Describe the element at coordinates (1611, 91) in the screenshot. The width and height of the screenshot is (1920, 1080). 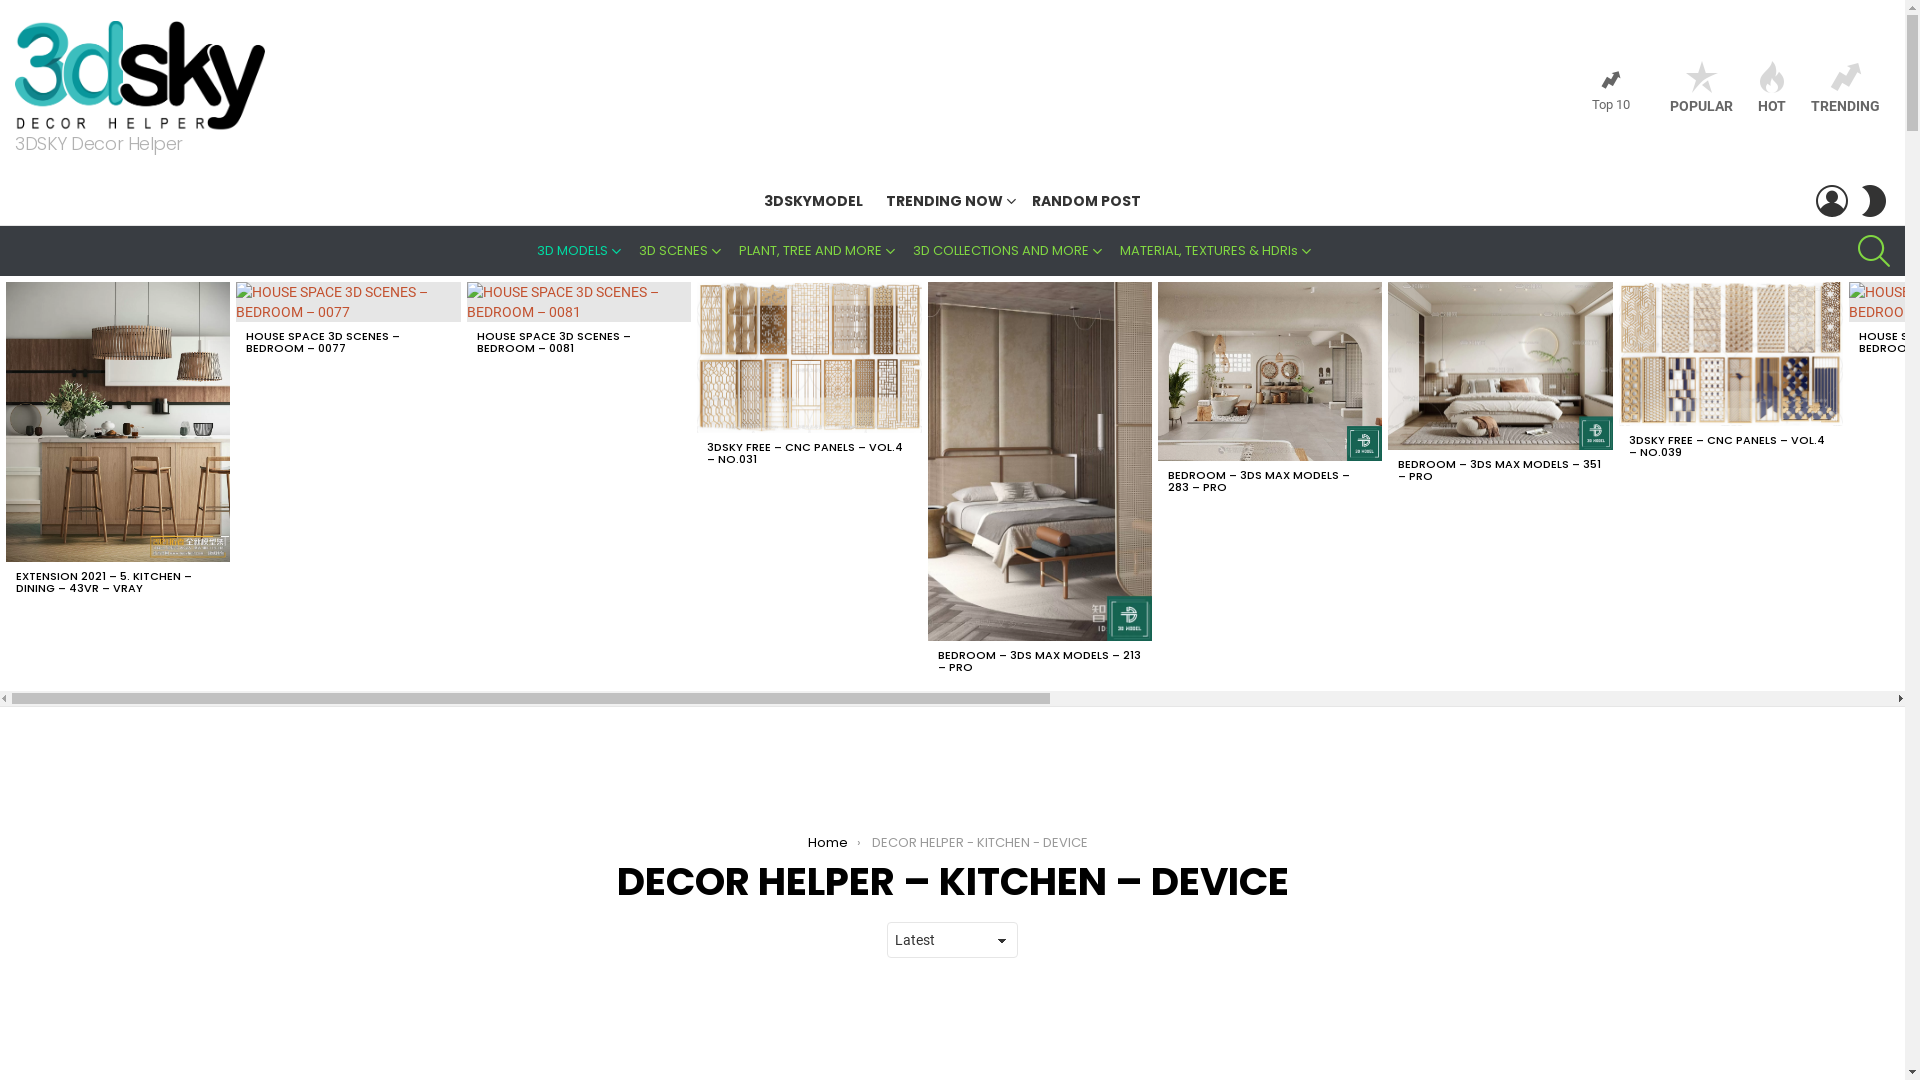
I see `'Top 10'` at that location.